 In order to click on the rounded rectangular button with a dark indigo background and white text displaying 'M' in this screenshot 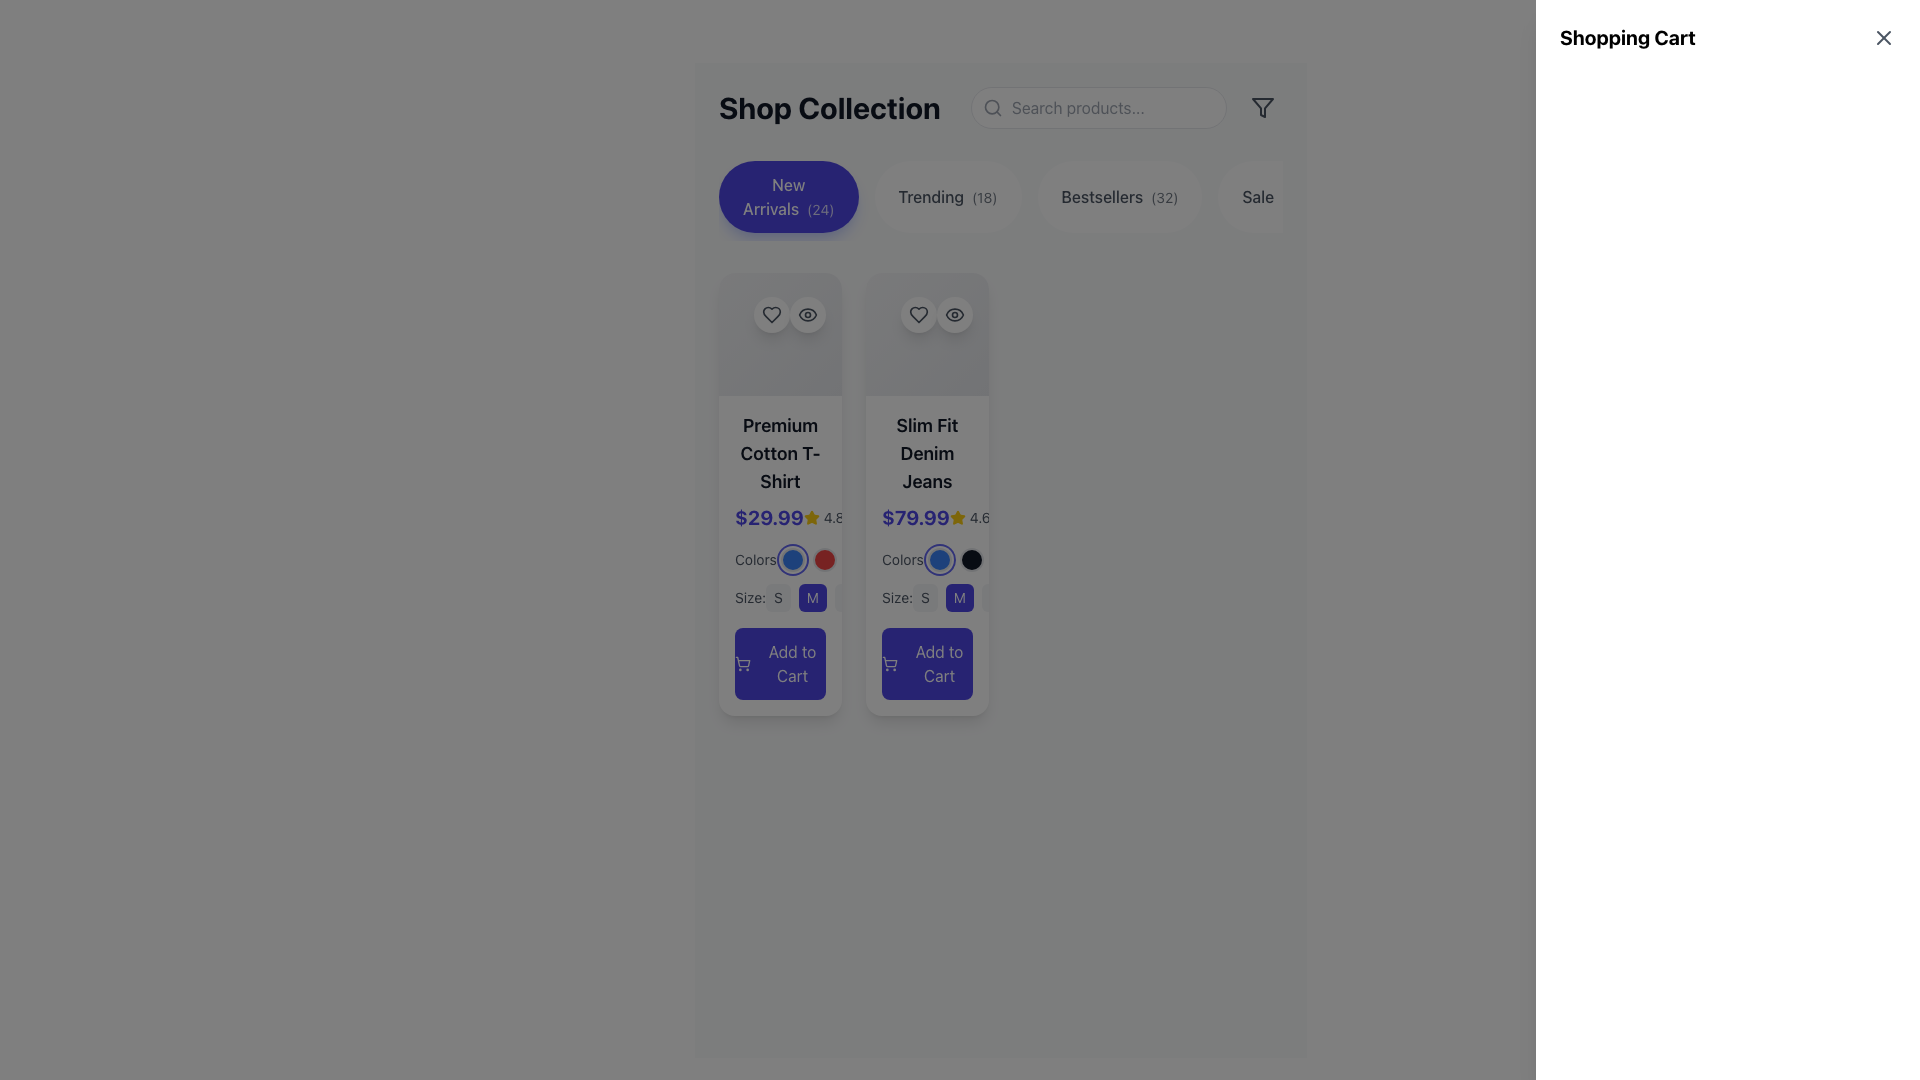, I will do `click(960, 596)`.